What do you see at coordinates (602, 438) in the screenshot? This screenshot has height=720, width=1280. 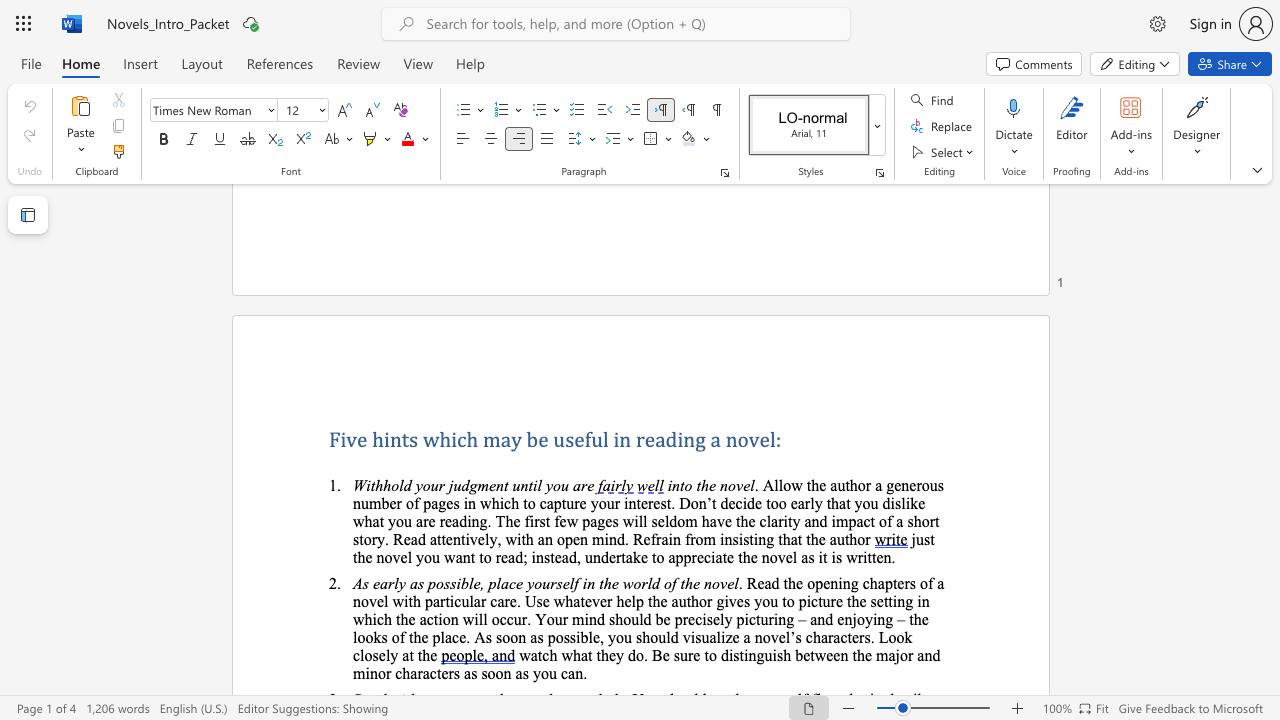 I see `the subset text "l in rea" within the text "Five hints which may be useful in reading a novel:"` at bounding box center [602, 438].